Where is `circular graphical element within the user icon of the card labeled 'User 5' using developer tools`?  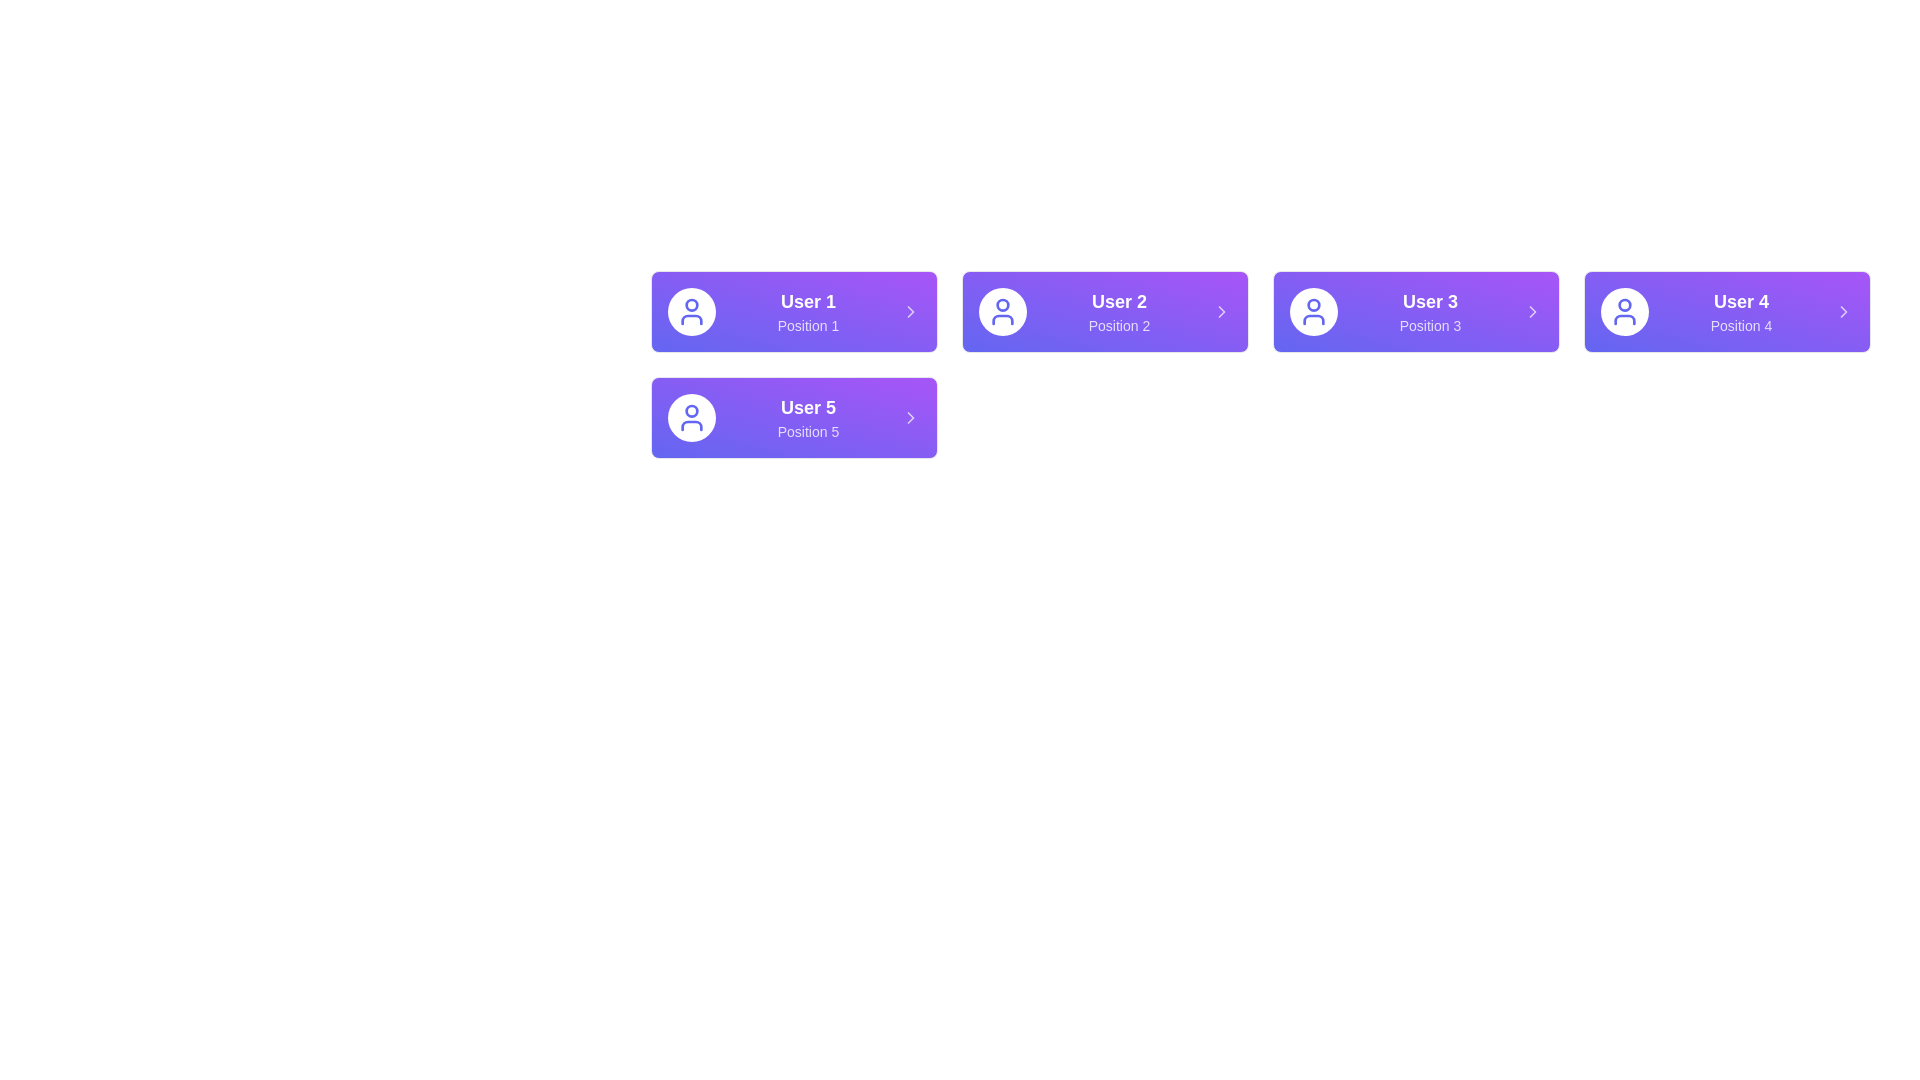
circular graphical element within the user icon of the card labeled 'User 5' using developer tools is located at coordinates (691, 410).